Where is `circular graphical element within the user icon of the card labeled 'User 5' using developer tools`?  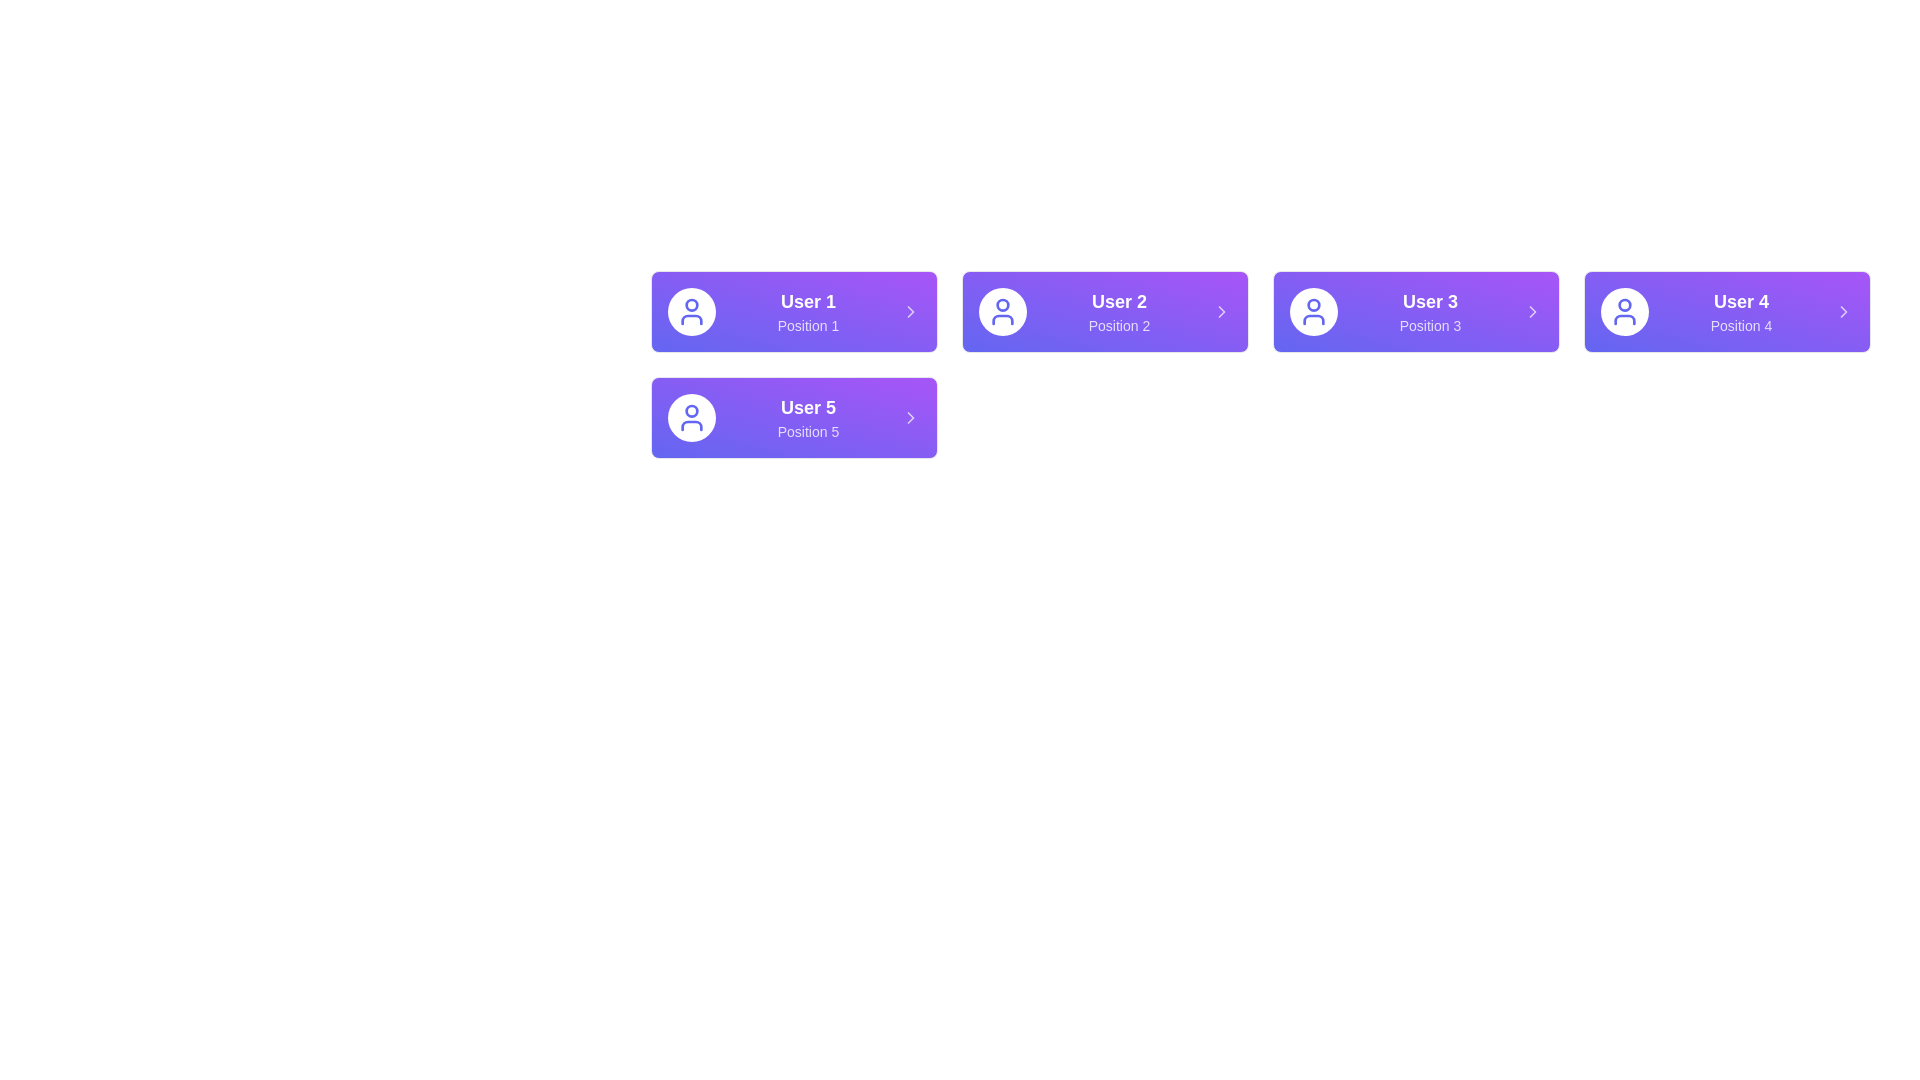
circular graphical element within the user icon of the card labeled 'User 5' using developer tools is located at coordinates (691, 410).